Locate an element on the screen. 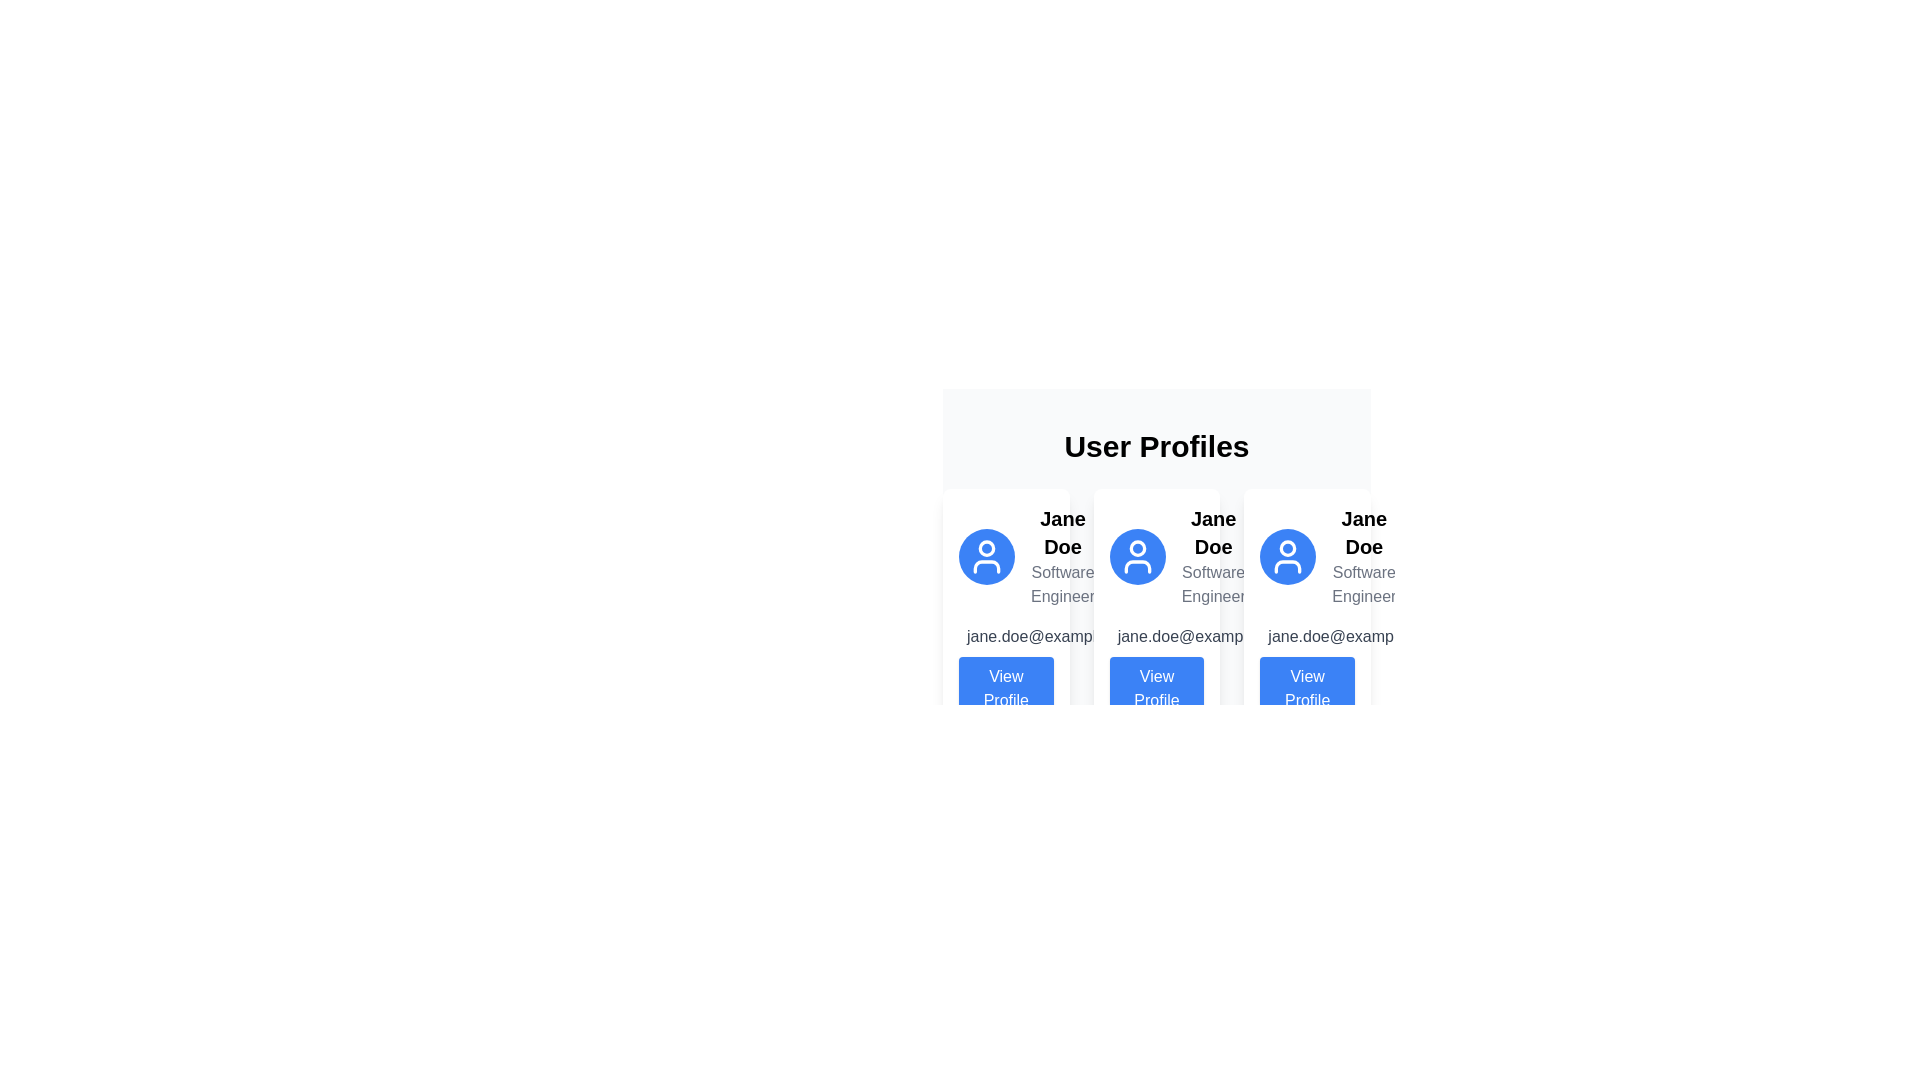 The height and width of the screenshot is (1080, 1920). properties of the Text element that displays 'Jane Doe' as the header and 'Software Engineer' as the subtext, located in the first profile card beneath the avatar icon is located at coordinates (1062, 556).